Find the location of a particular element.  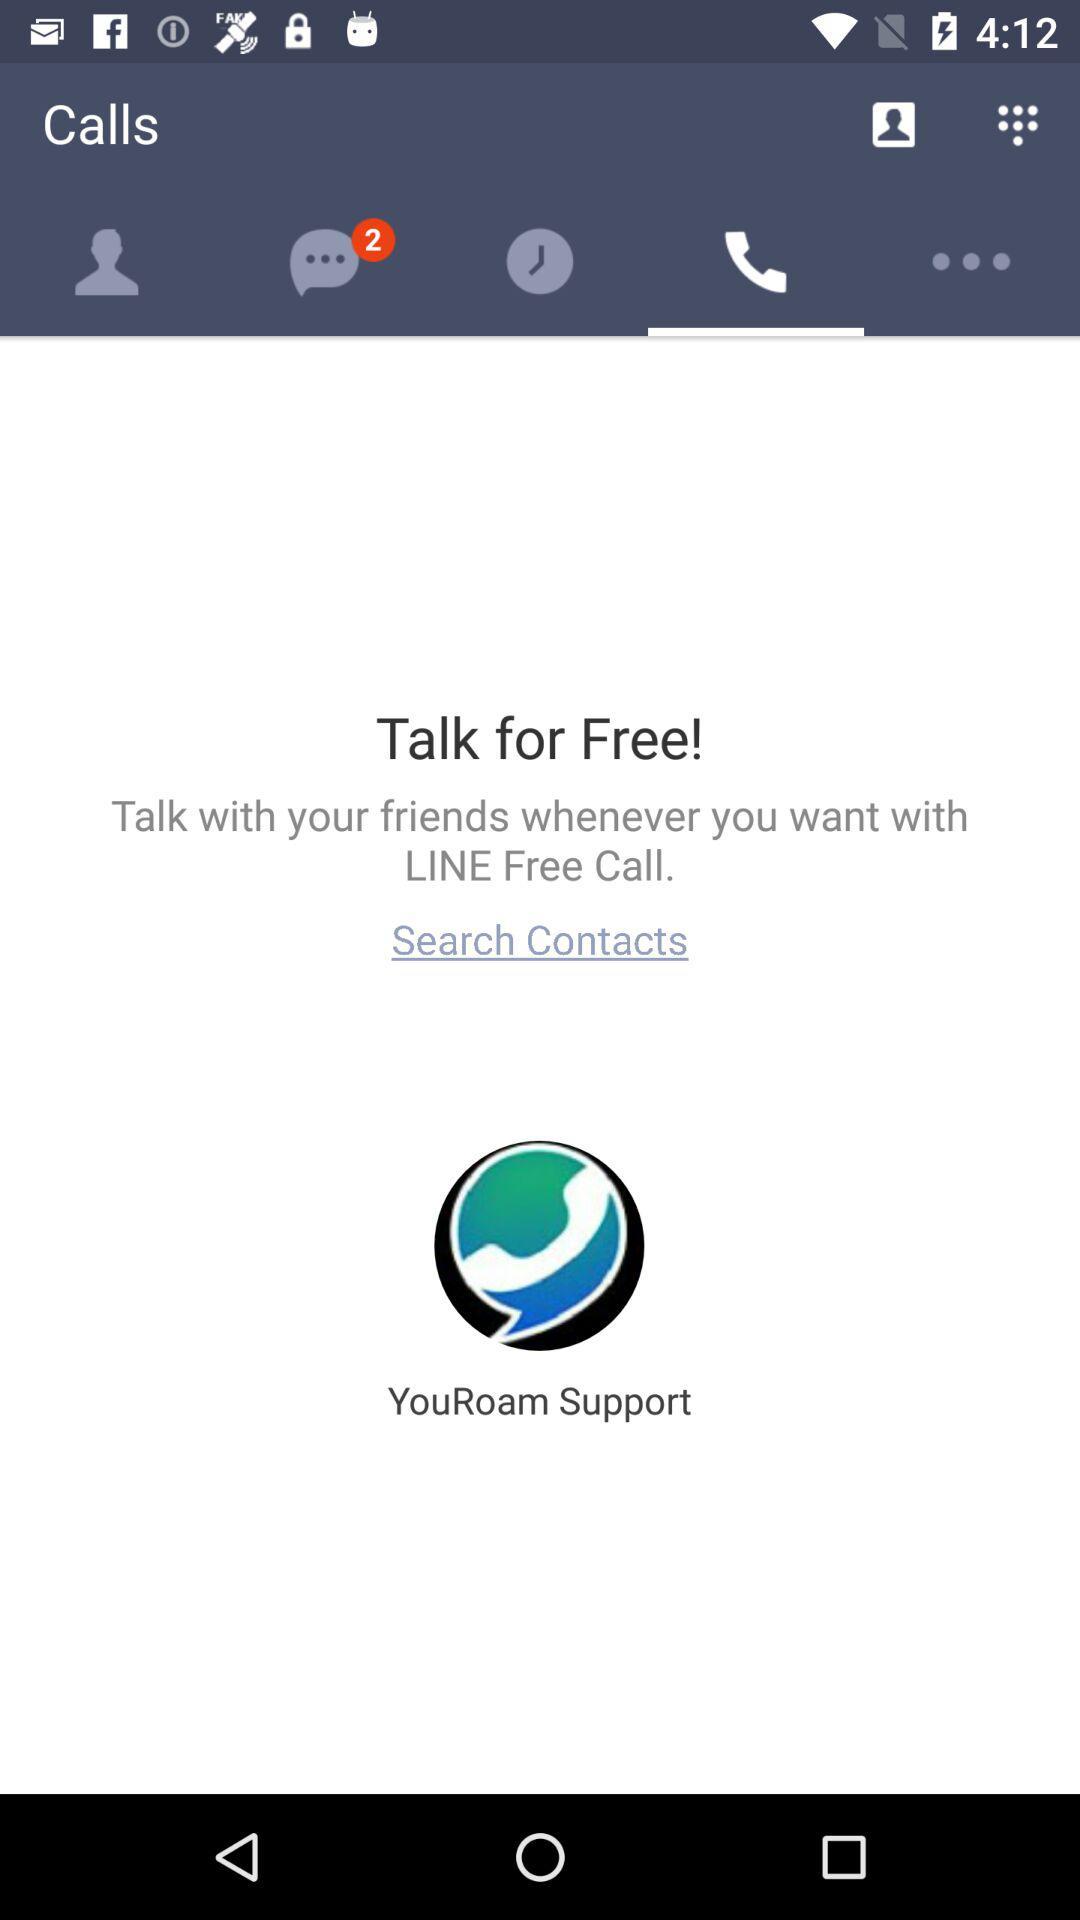

the help icon is located at coordinates (540, 261).